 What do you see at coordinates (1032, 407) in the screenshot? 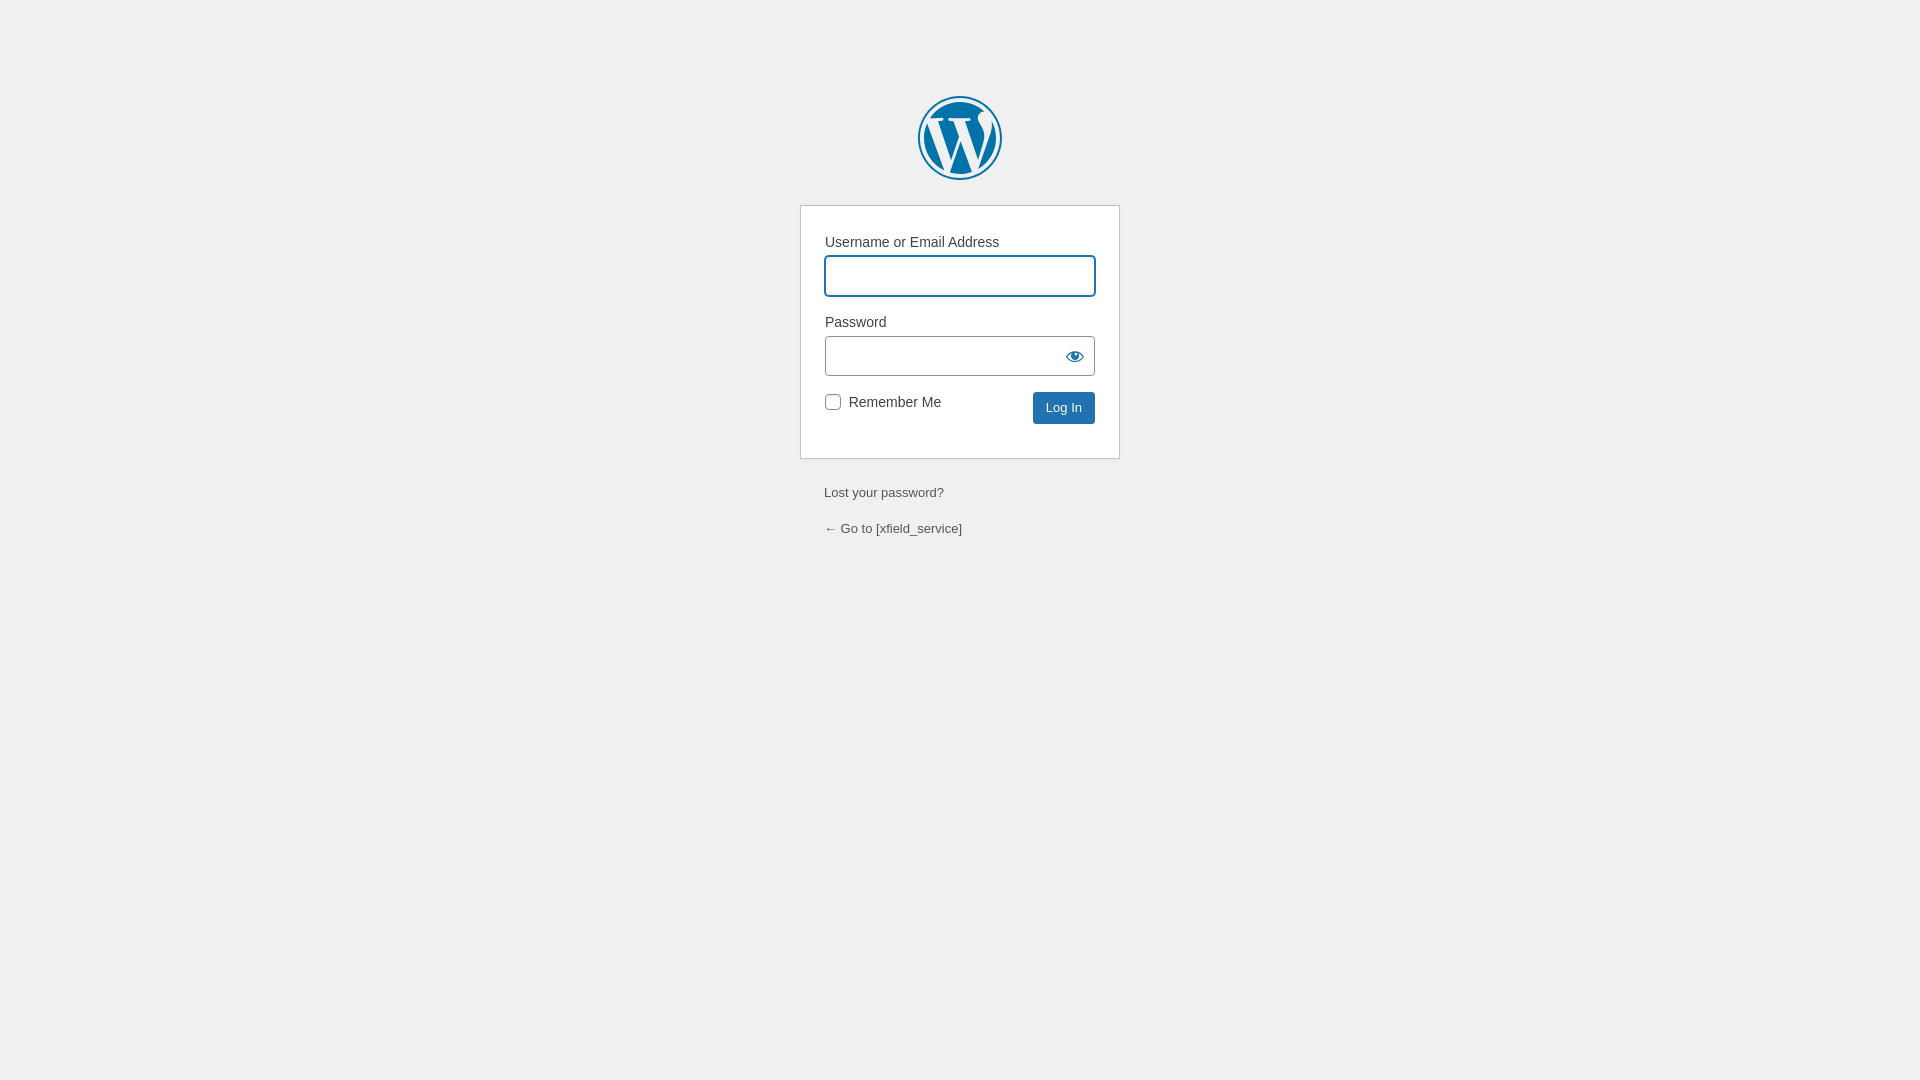
I see `'Log In'` at bounding box center [1032, 407].